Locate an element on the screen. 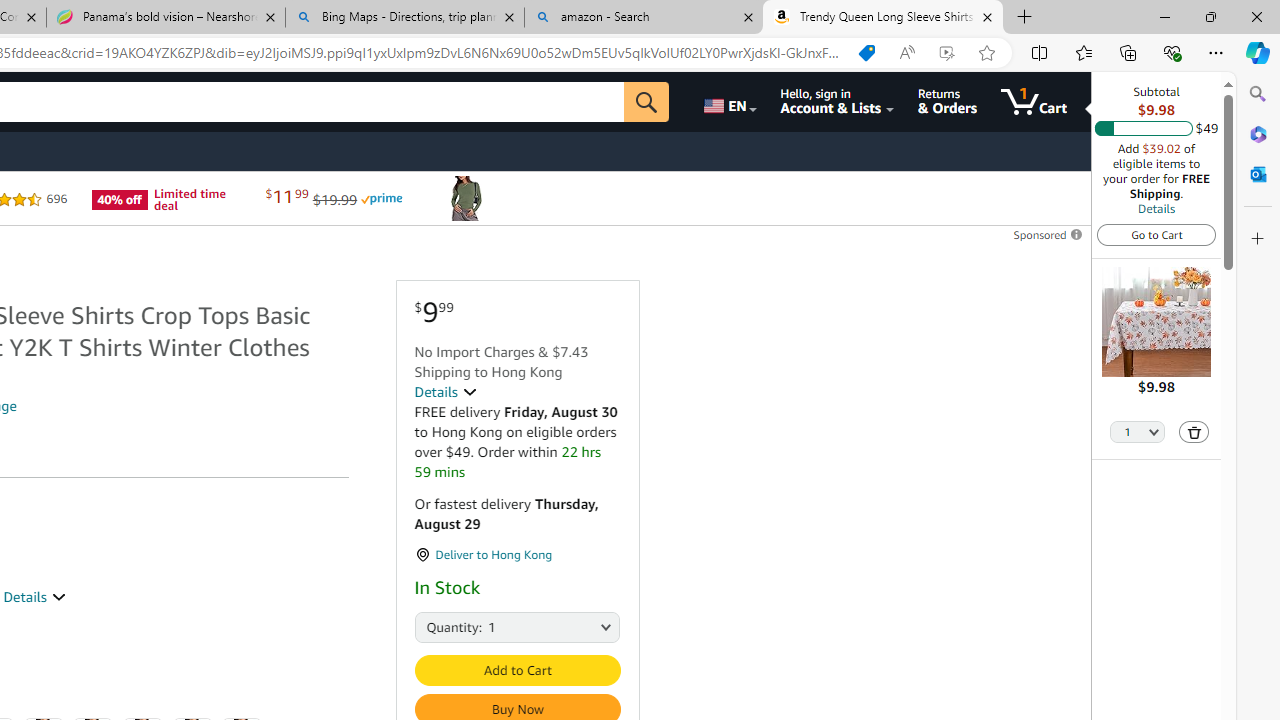  'Go to Cart' is located at coordinates (1156, 233).